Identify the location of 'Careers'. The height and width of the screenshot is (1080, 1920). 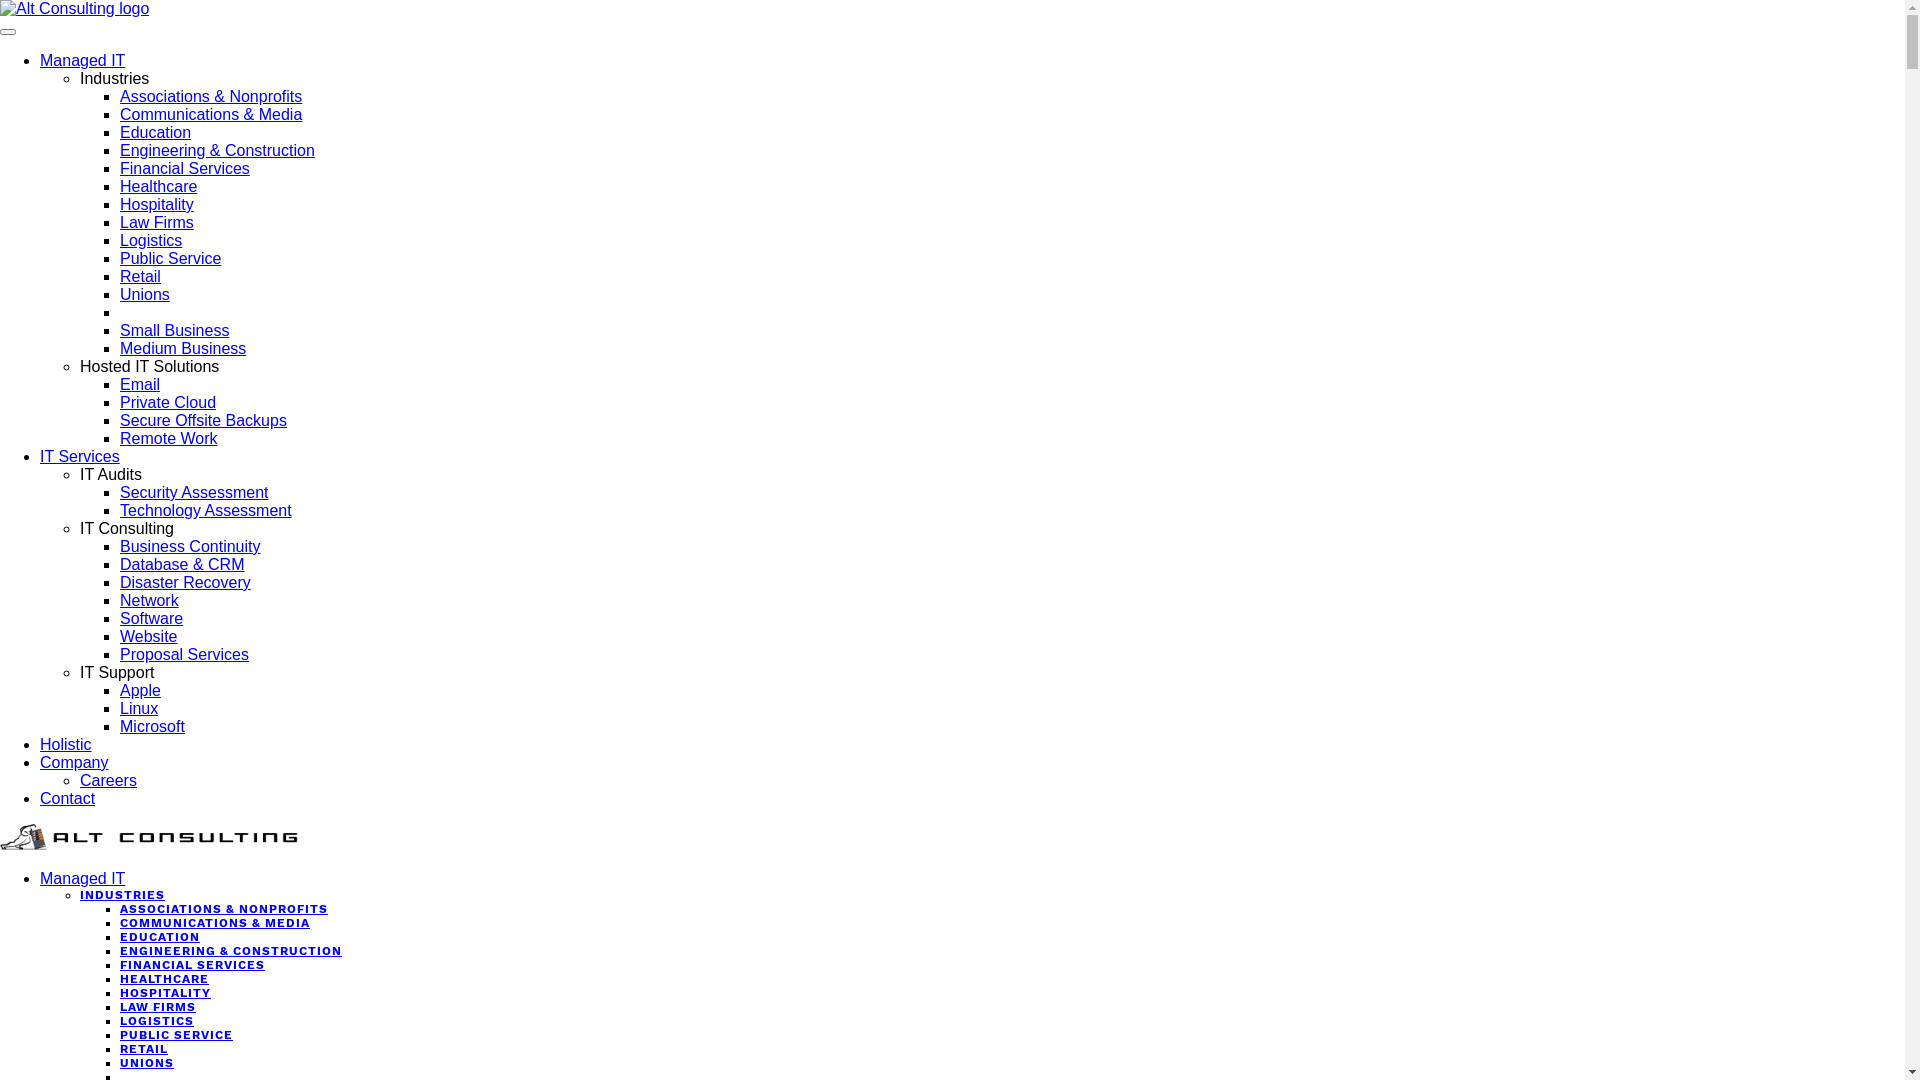
(80, 779).